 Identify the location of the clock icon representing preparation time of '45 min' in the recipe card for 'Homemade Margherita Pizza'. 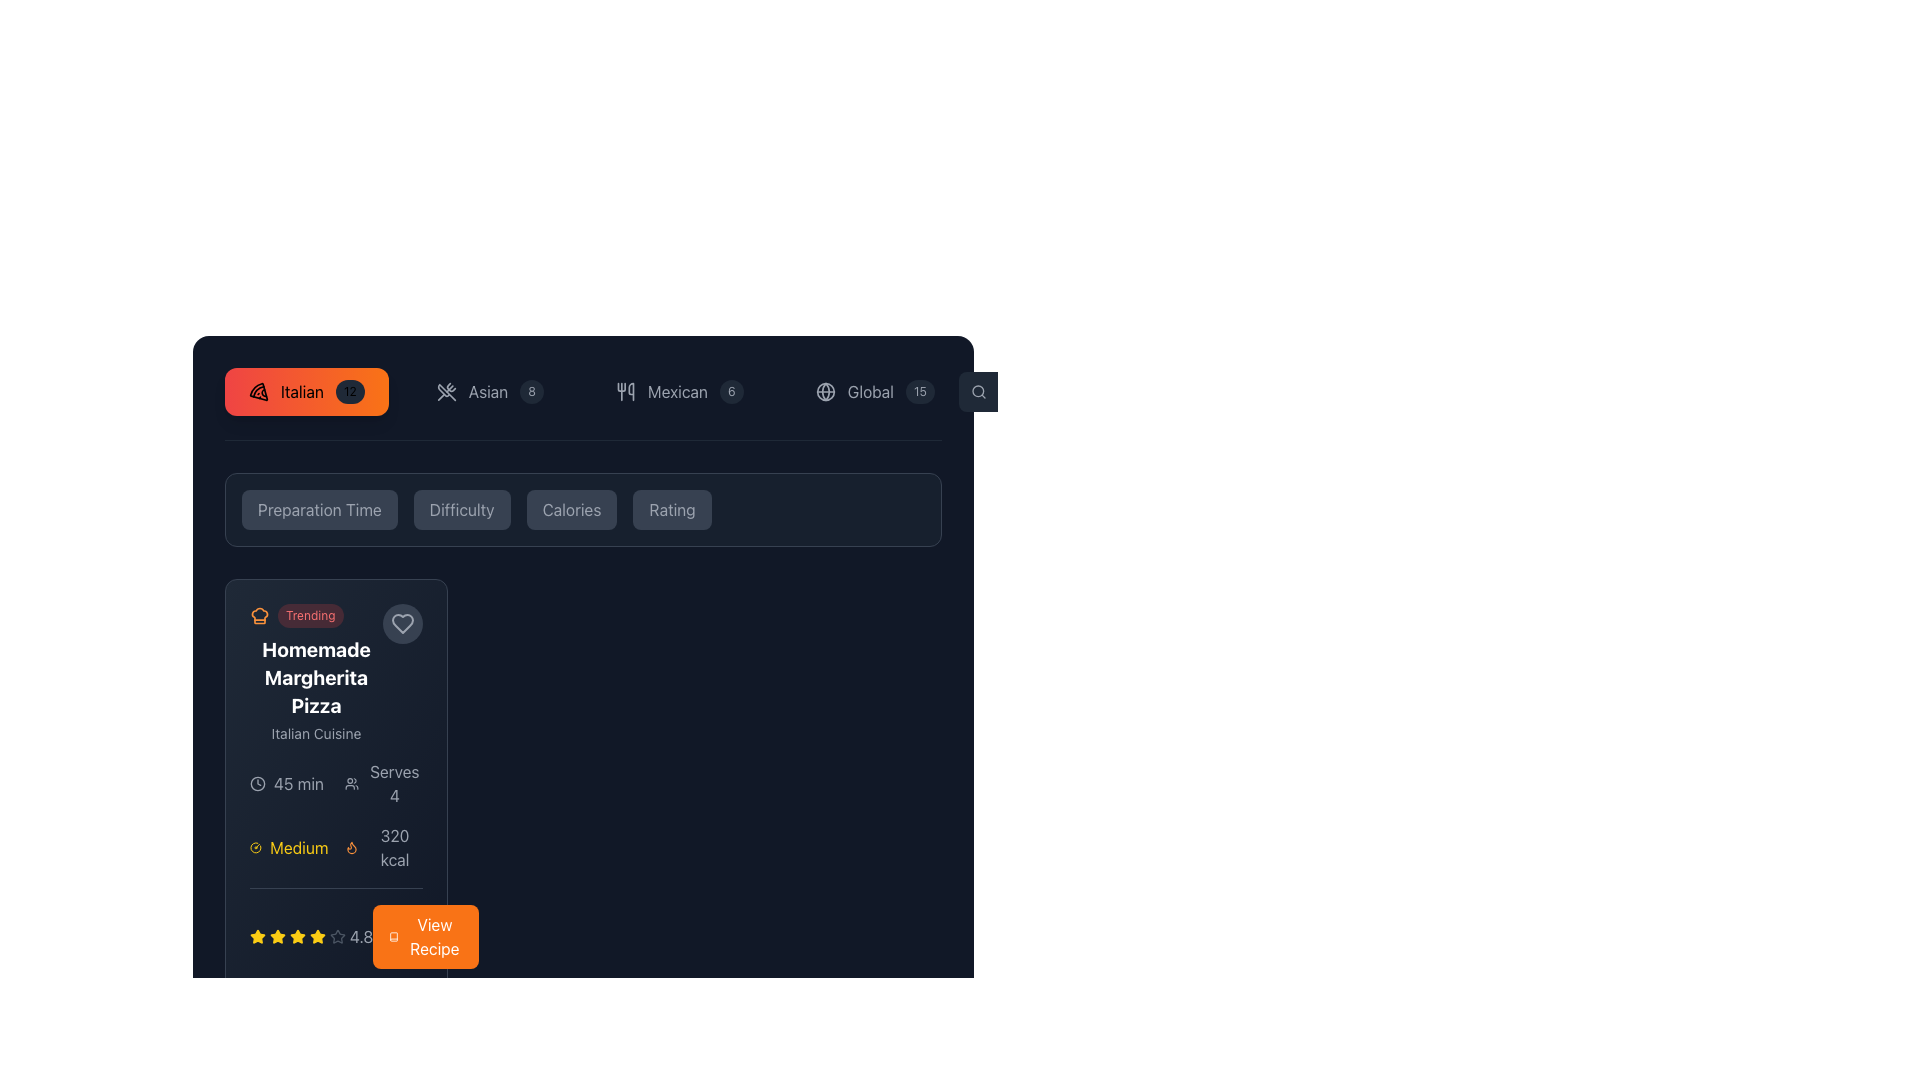
(257, 782).